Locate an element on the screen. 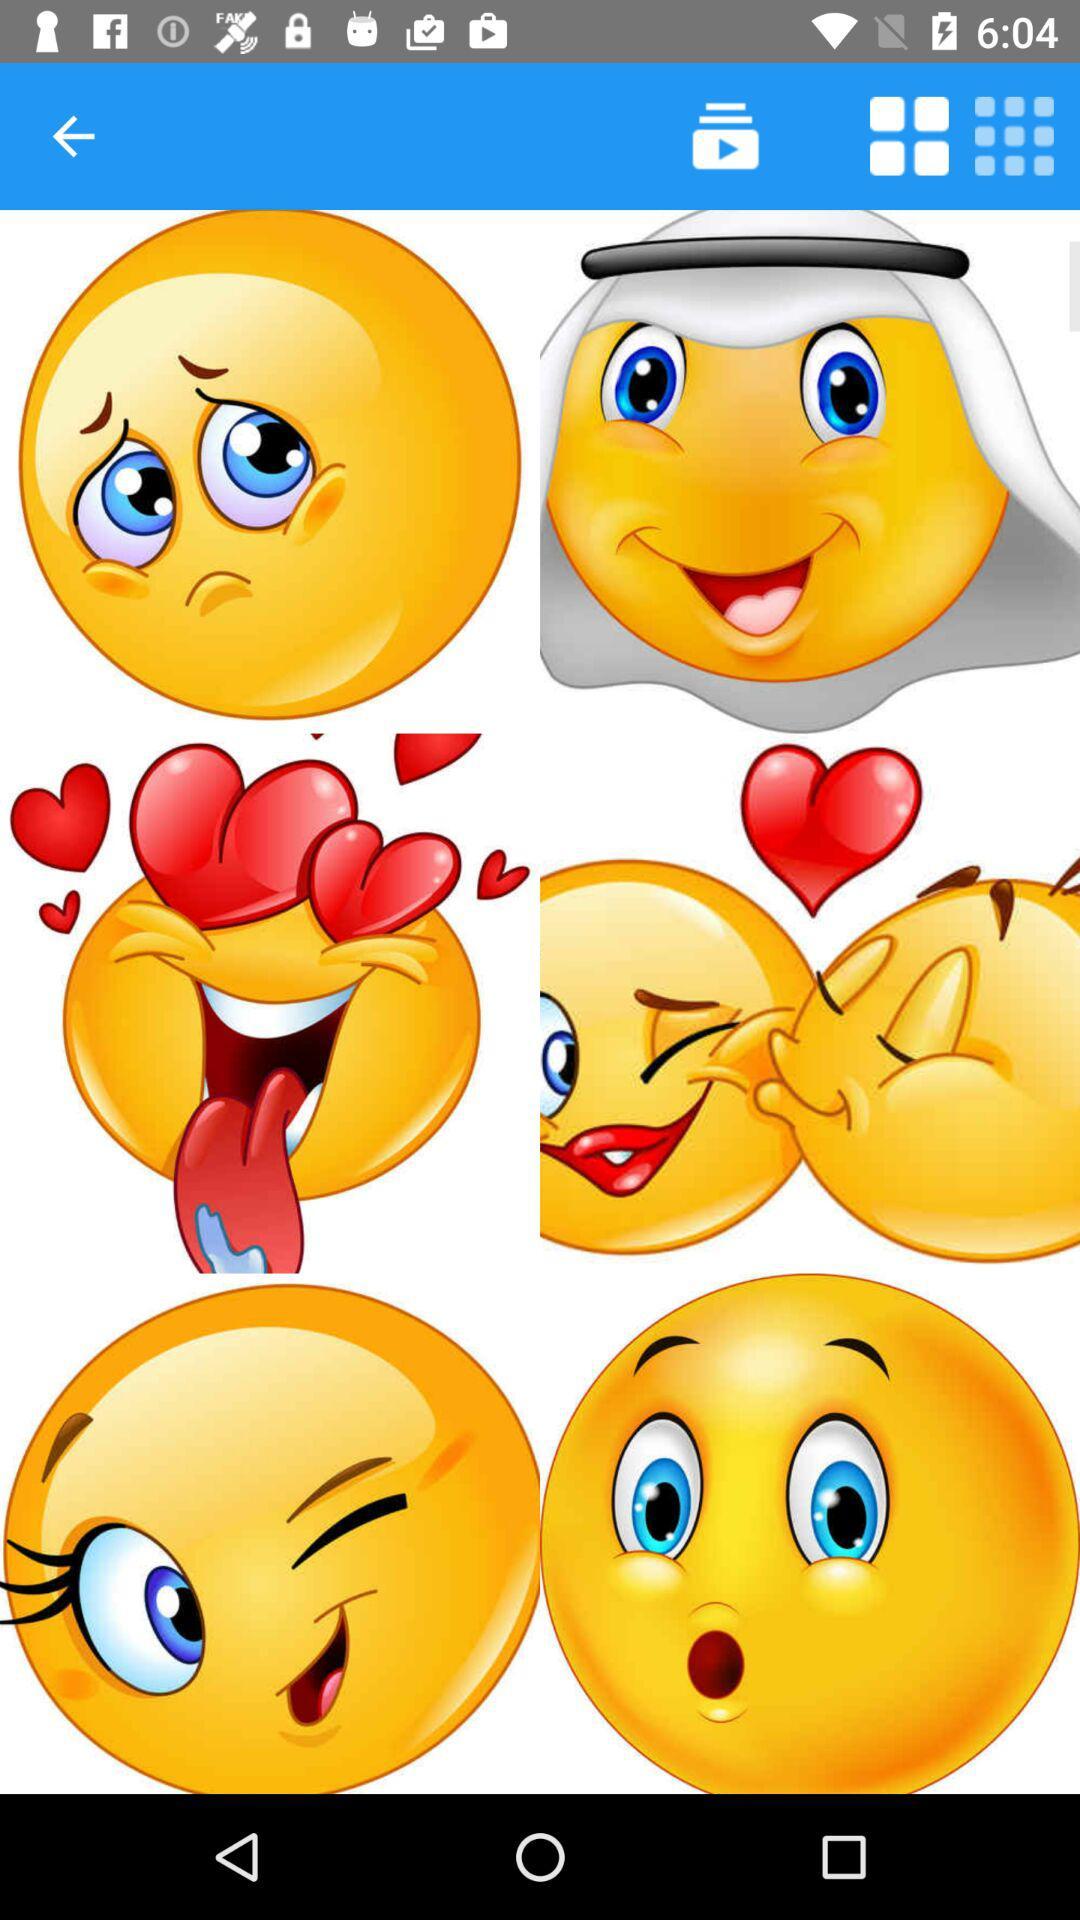  emoticon is located at coordinates (270, 470).